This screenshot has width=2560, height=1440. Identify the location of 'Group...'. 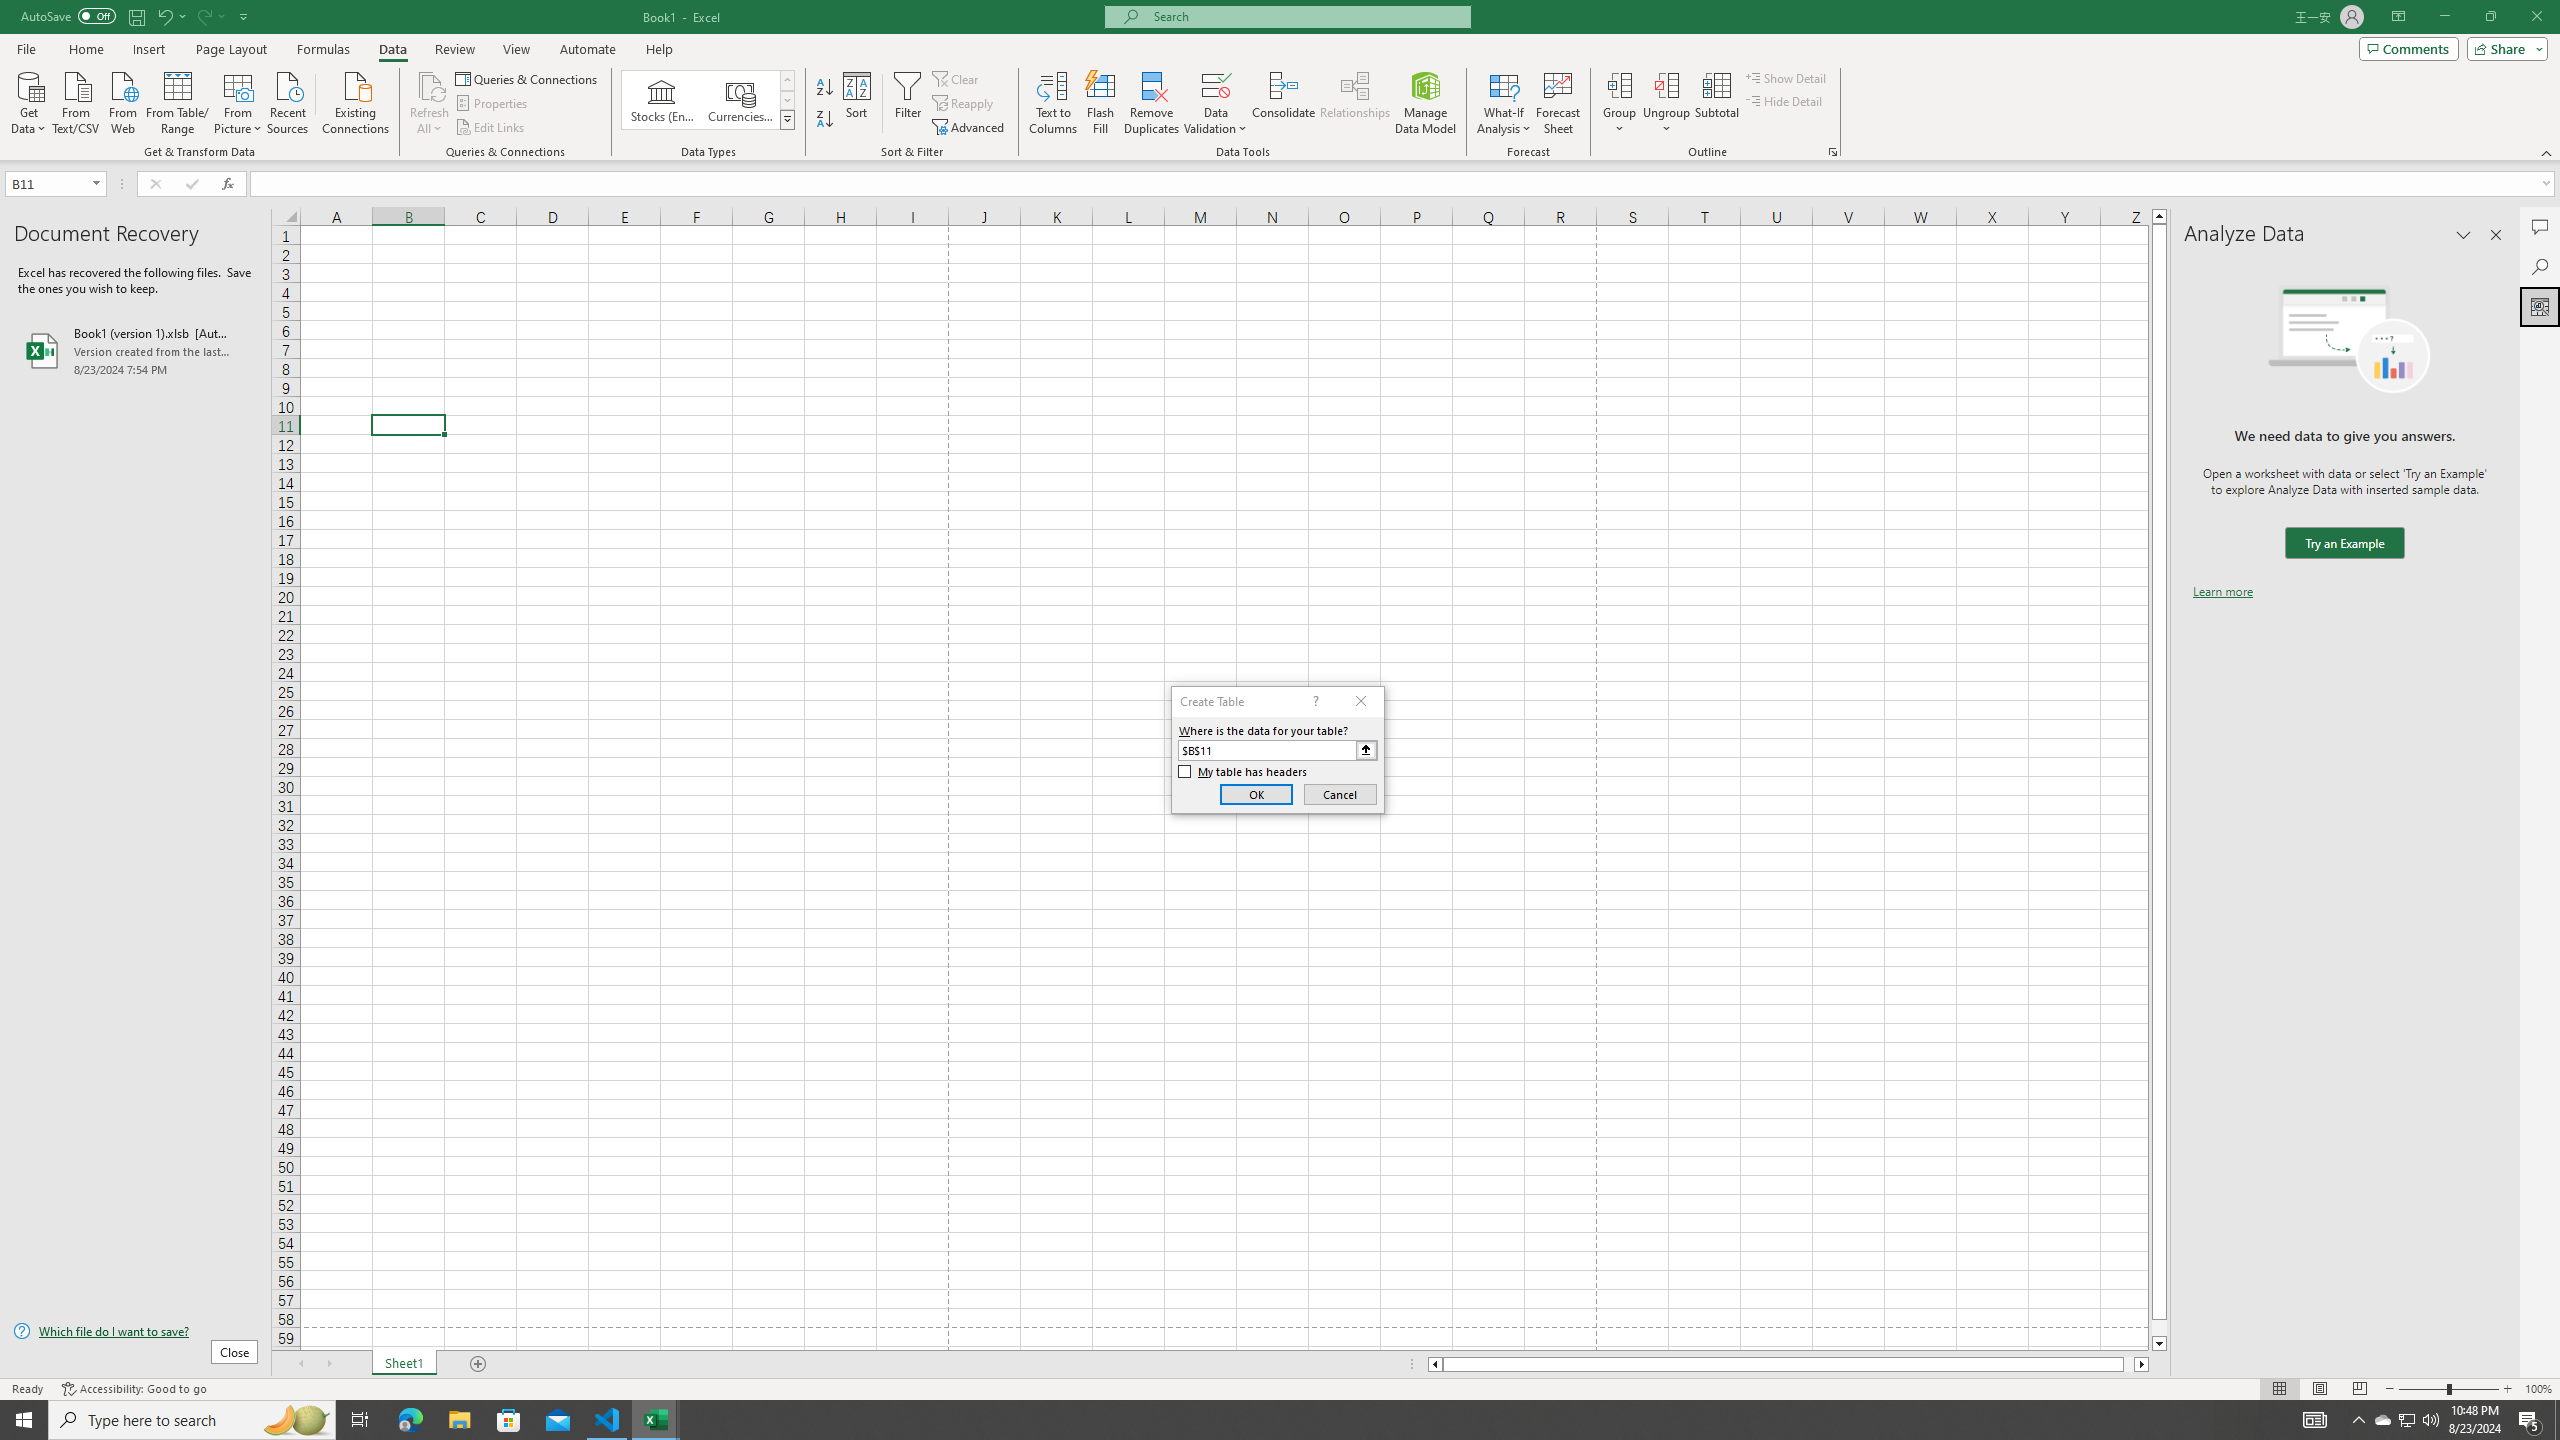
(1619, 103).